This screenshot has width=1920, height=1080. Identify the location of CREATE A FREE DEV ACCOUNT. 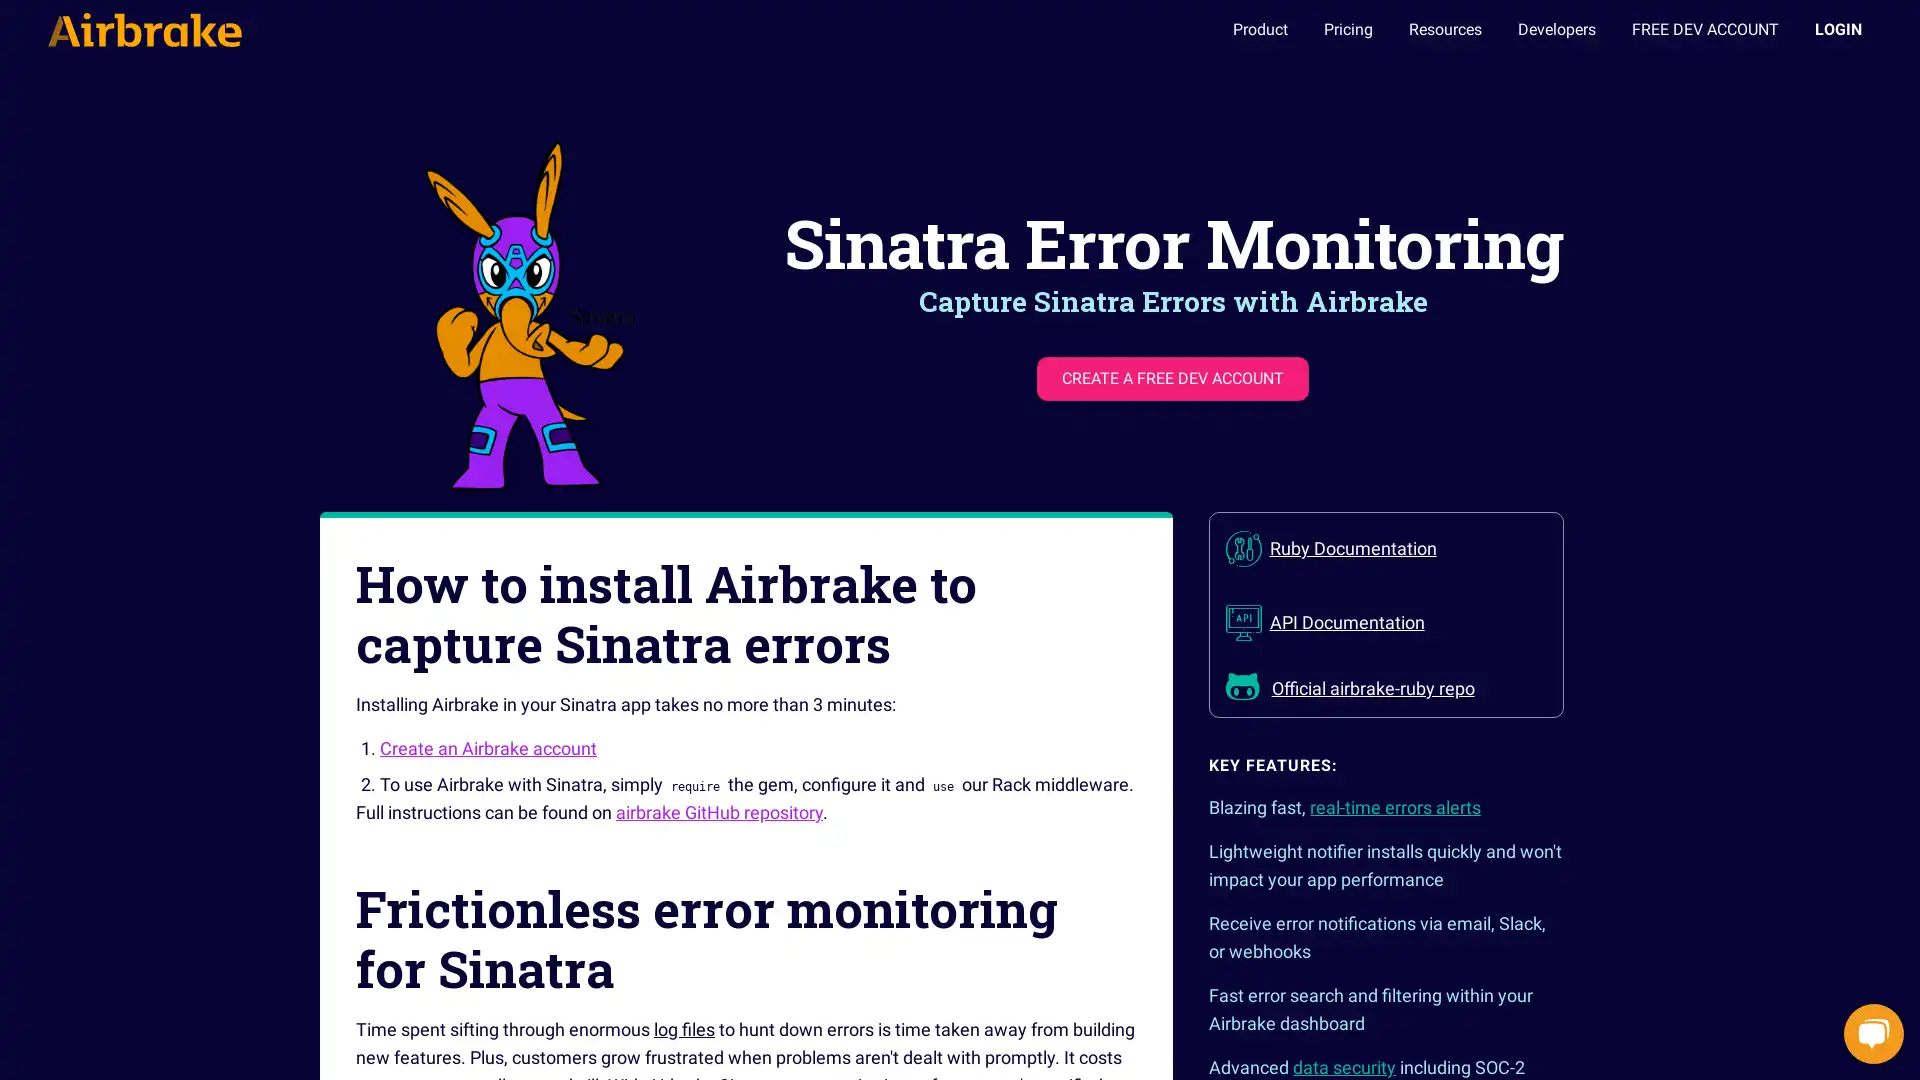
(1172, 378).